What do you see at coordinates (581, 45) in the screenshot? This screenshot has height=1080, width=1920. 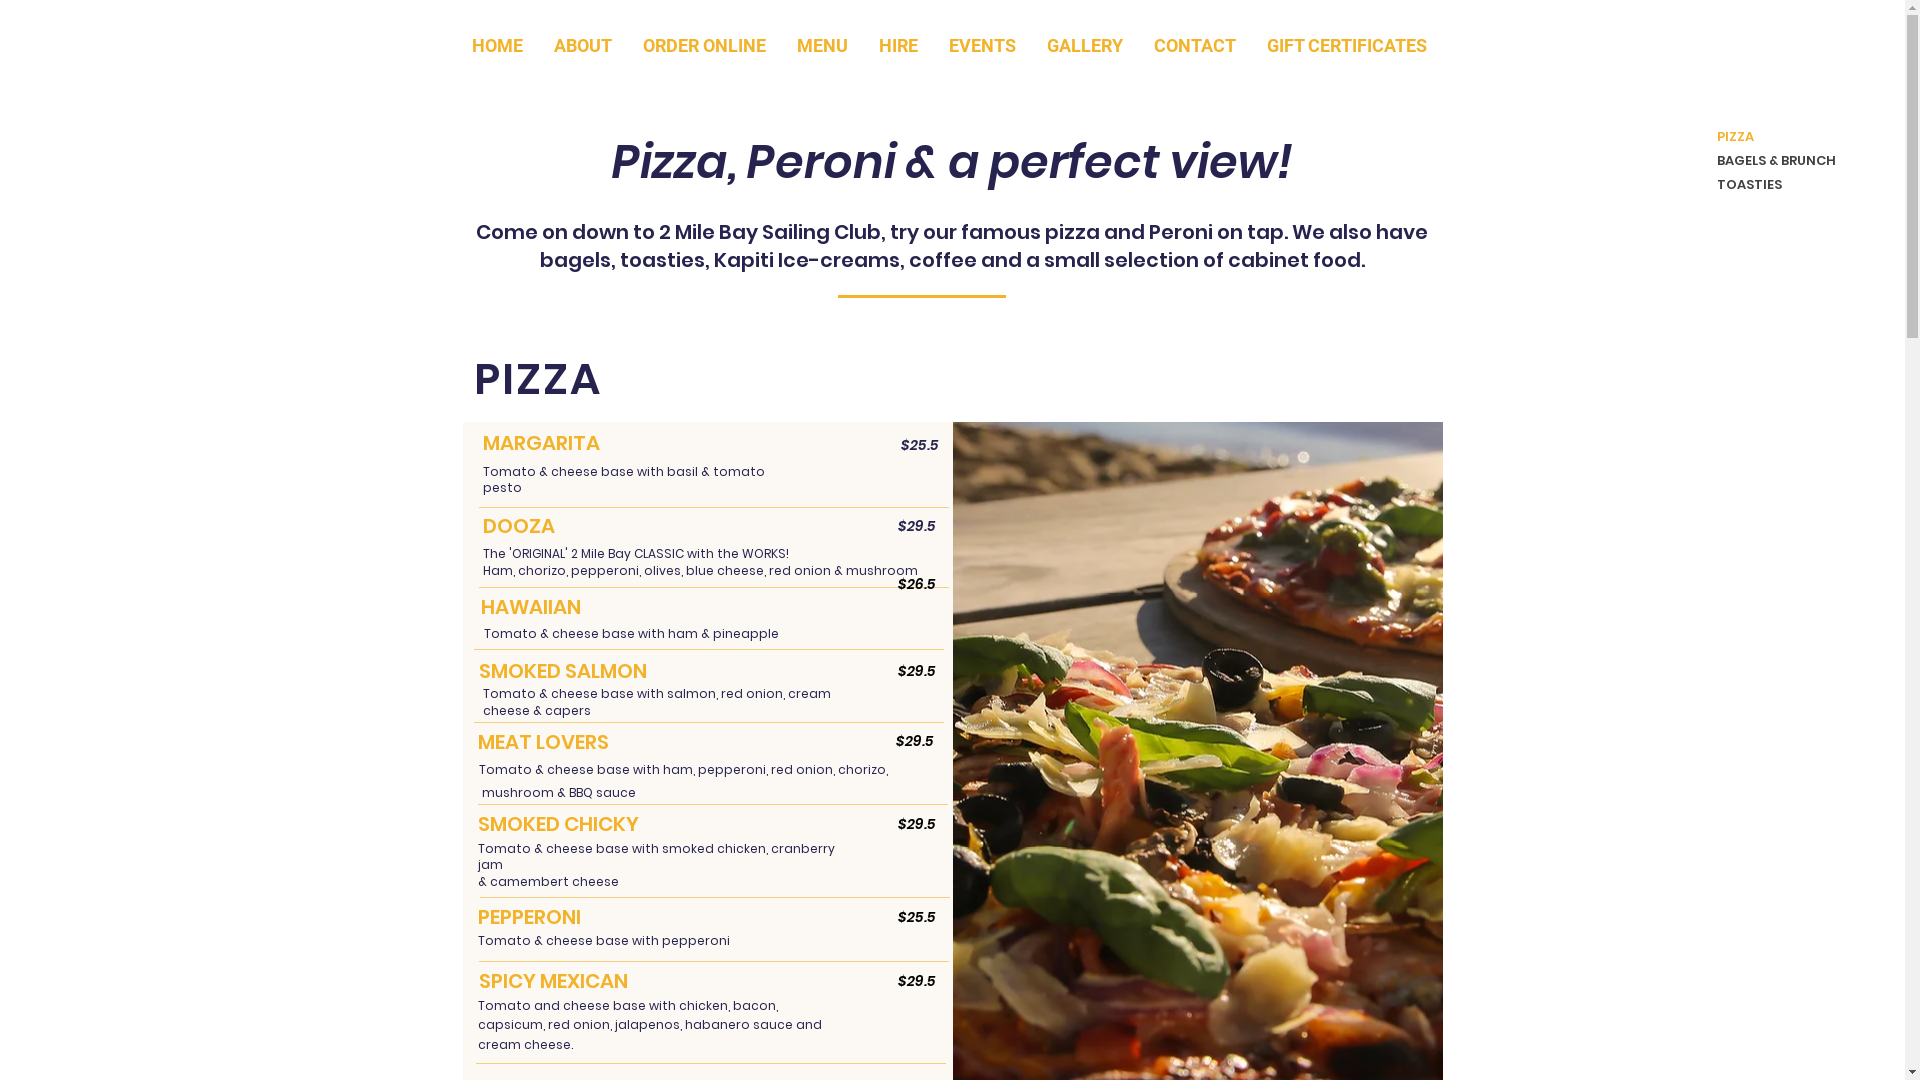 I see `'ABOUT'` at bounding box center [581, 45].